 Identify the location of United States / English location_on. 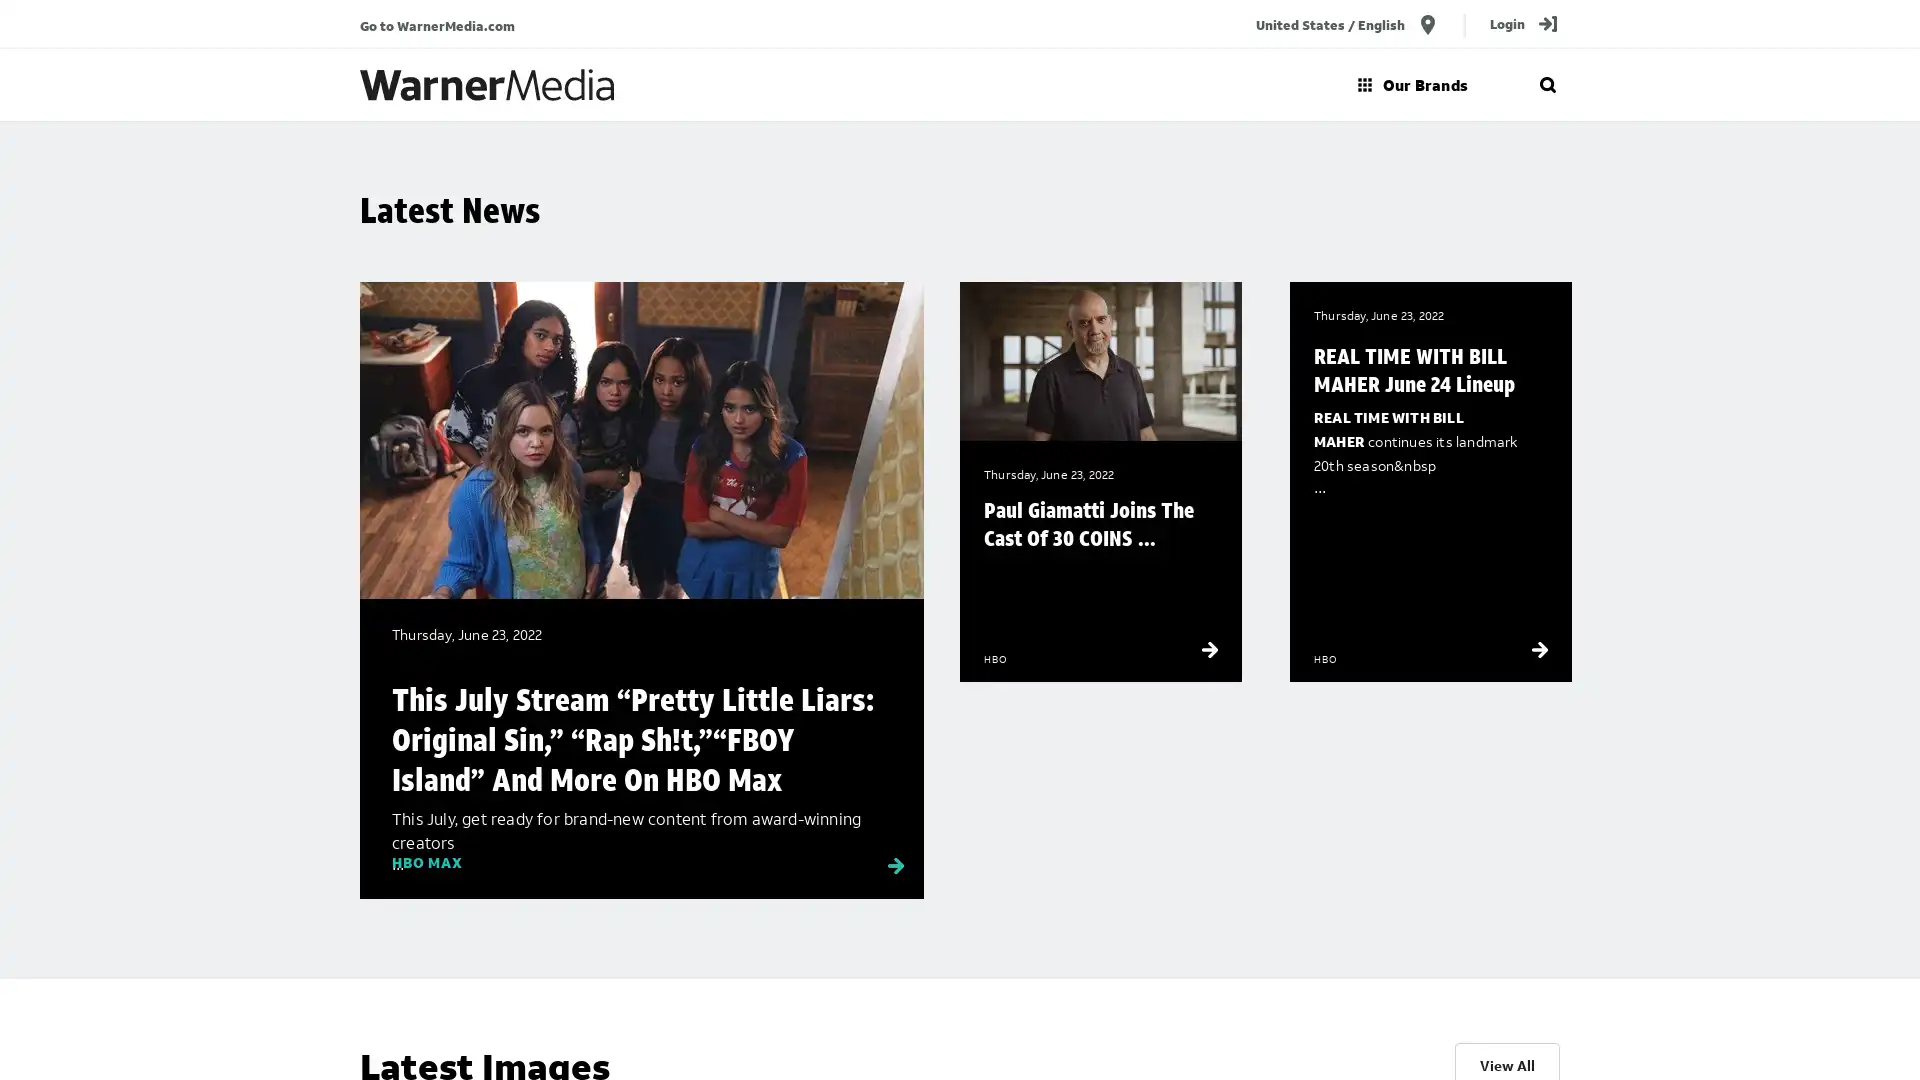
(1348, 26).